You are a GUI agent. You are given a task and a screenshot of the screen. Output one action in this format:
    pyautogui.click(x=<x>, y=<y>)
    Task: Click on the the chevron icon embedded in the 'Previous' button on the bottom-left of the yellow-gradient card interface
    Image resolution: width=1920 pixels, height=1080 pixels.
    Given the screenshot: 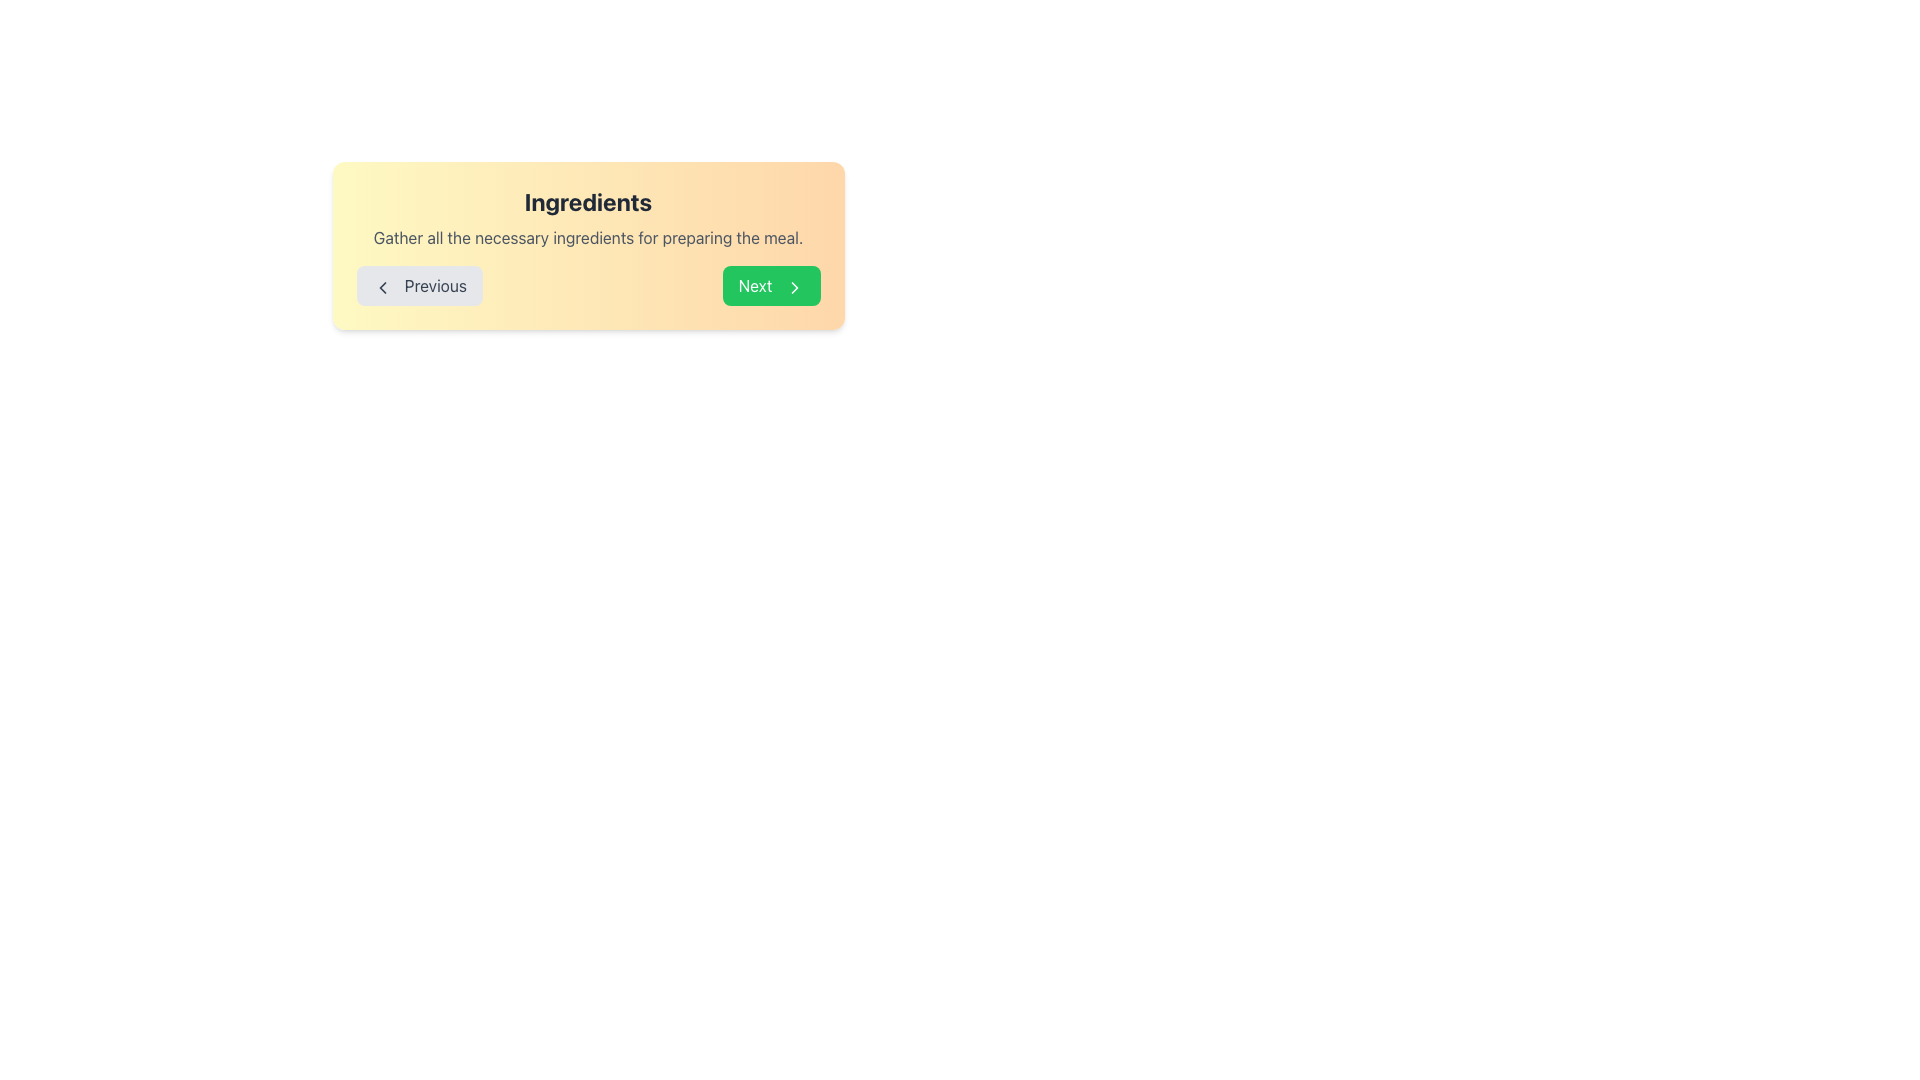 What is the action you would take?
    pyautogui.click(x=382, y=287)
    